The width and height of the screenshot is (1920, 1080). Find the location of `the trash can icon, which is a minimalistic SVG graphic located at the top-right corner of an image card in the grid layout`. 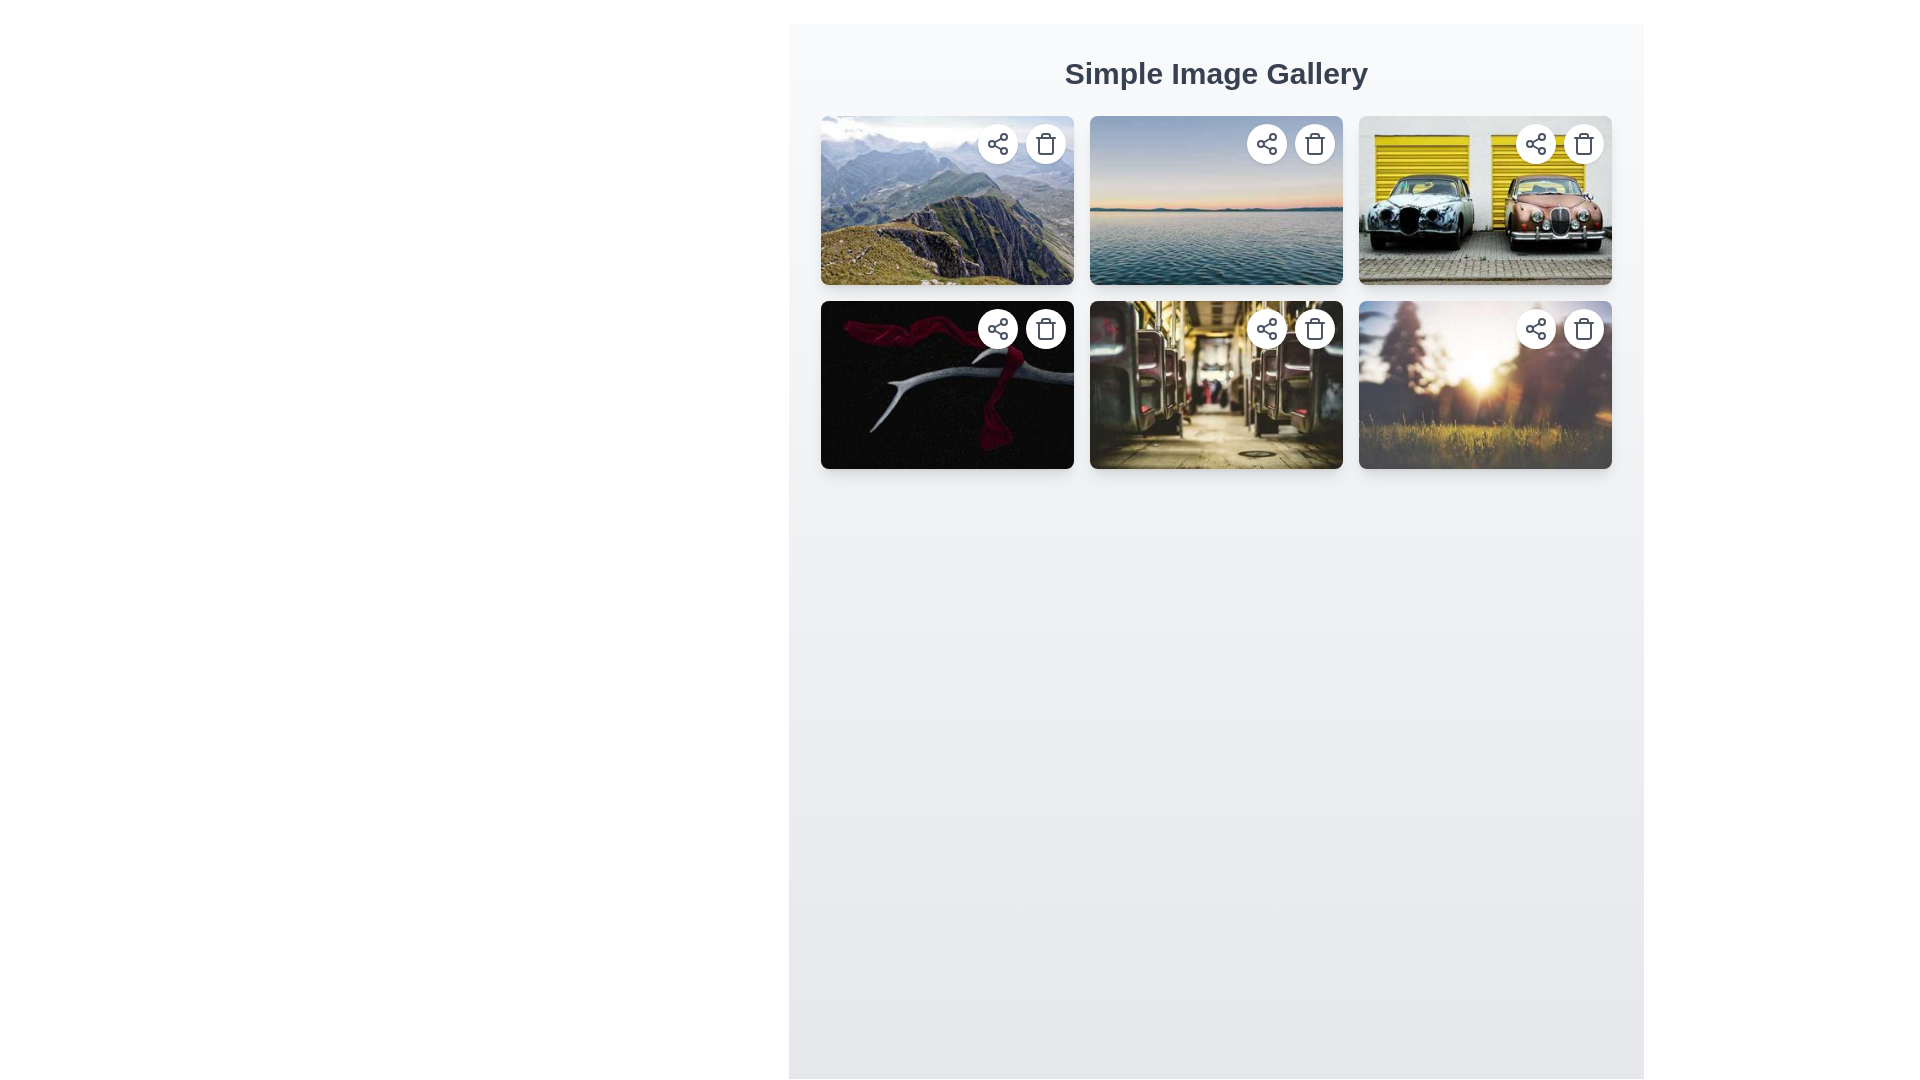

the trash can icon, which is a minimalistic SVG graphic located at the top-right corner of an image card in the grid layout is located at coordinates (1583, 142).